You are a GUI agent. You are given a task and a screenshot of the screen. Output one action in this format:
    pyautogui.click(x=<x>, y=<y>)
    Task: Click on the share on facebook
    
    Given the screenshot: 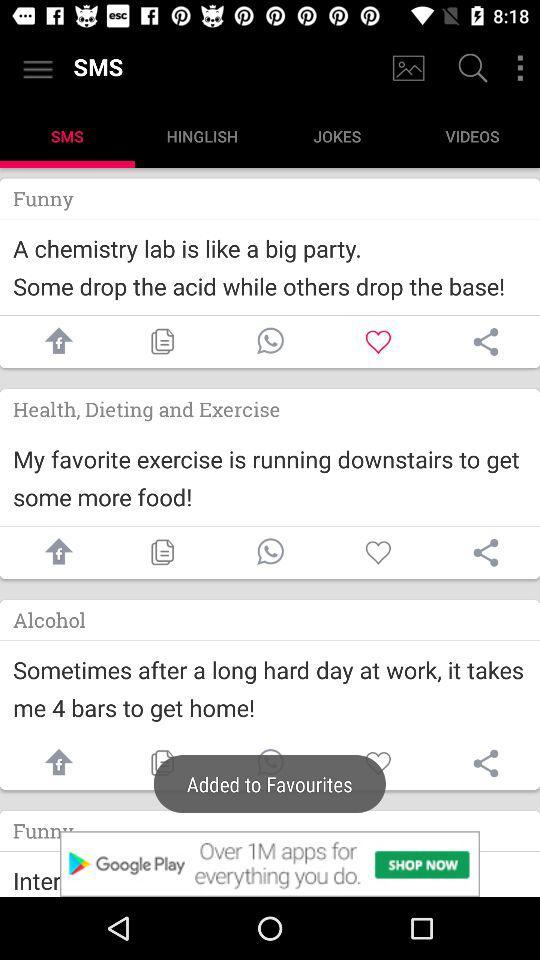 What is the action you would take?
    pyautogui.click(x=54, y=762)
    